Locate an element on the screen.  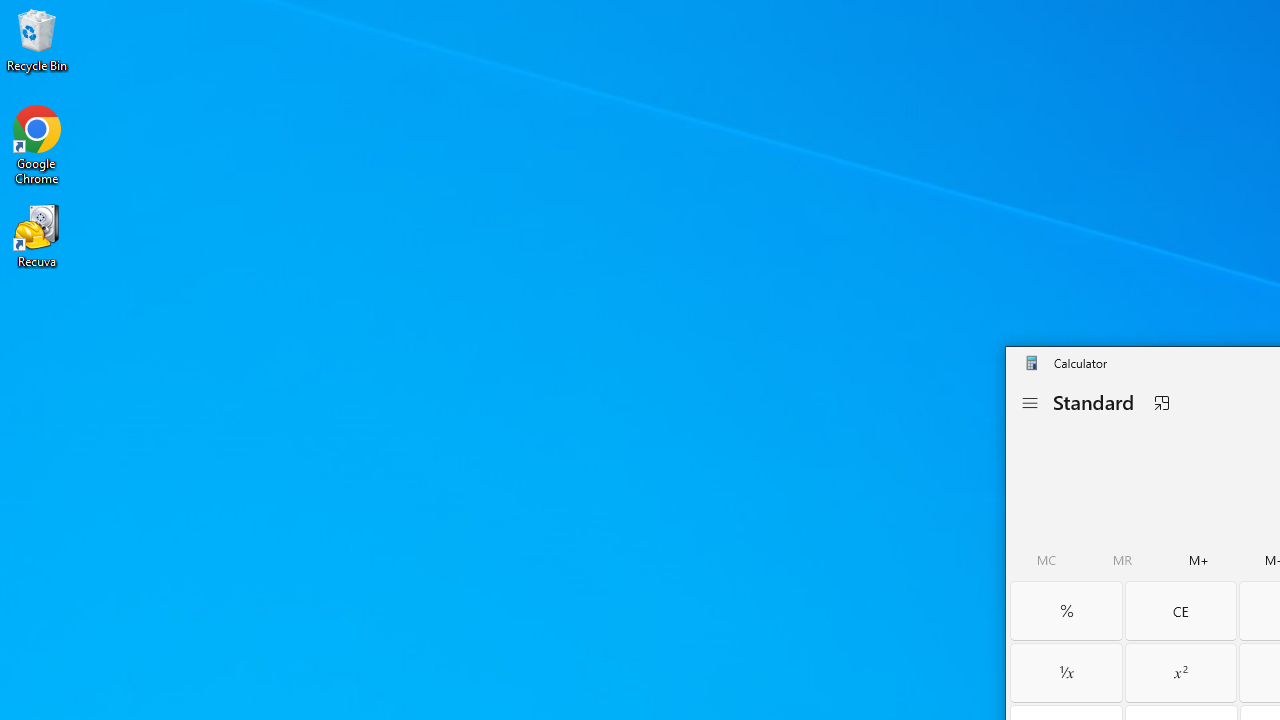
'Memory add' is located at coordinates (1199, 560).